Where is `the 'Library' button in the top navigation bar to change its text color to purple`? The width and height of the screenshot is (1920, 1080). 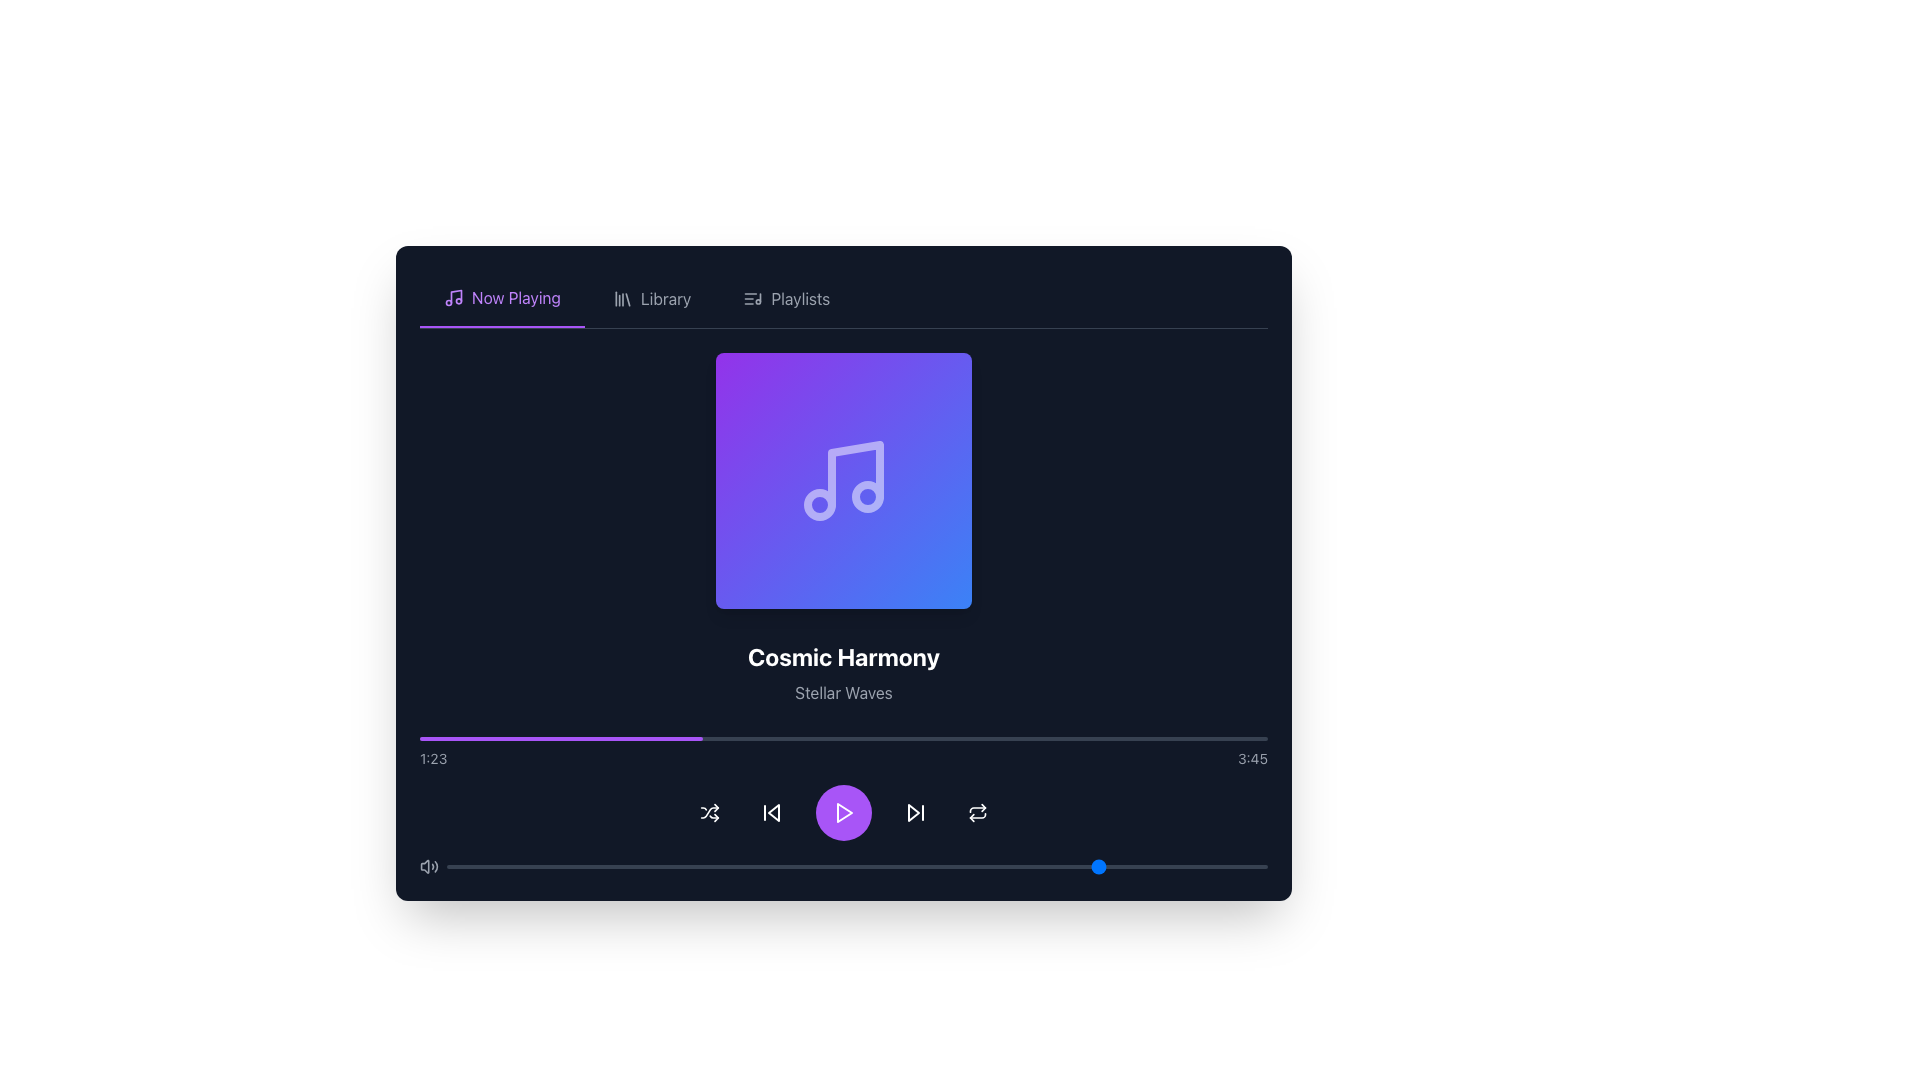
the 'Library' button in the top navigation bar to change its text color to purple is located at coordinates (652, 299).